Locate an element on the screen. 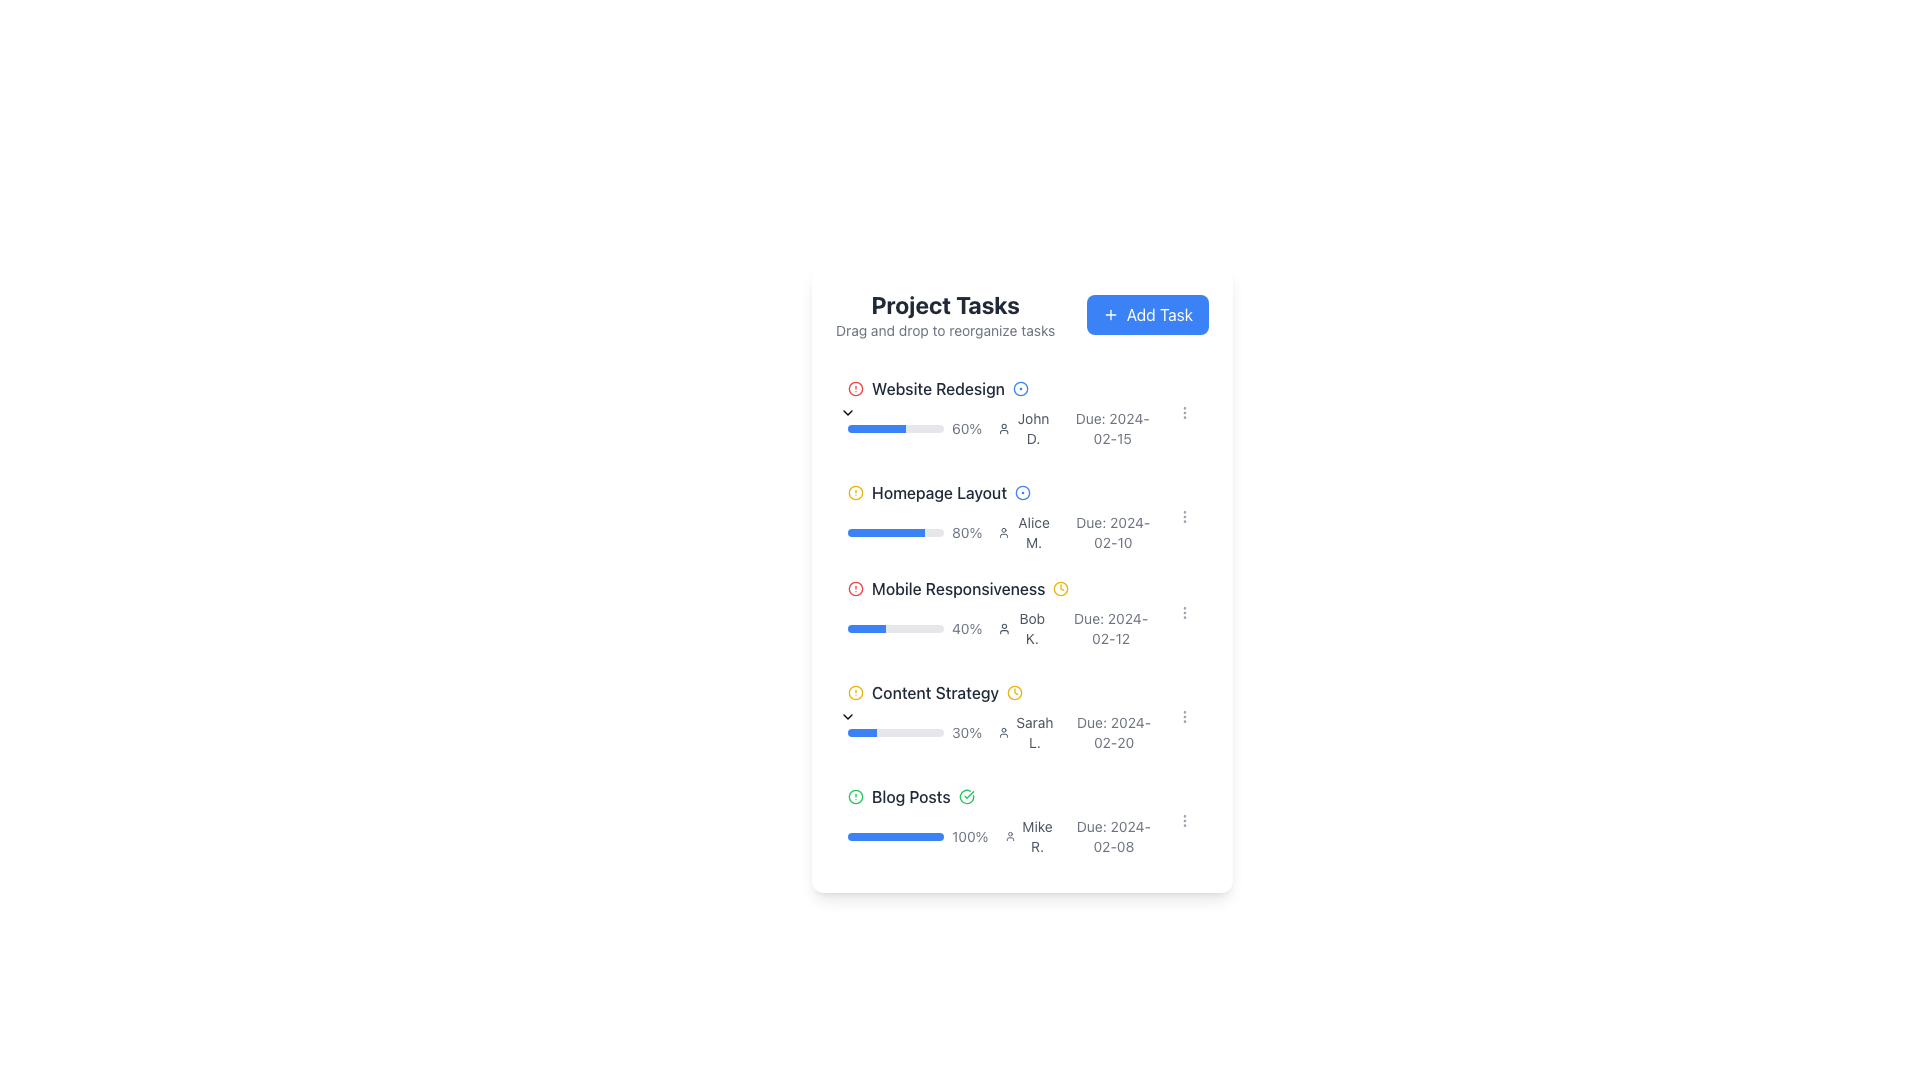 The image size is (1920, 1080). the user icon next to the assignee's name 'Alice M.' in the Task Summary Row is located at coordinates (1002, 531).